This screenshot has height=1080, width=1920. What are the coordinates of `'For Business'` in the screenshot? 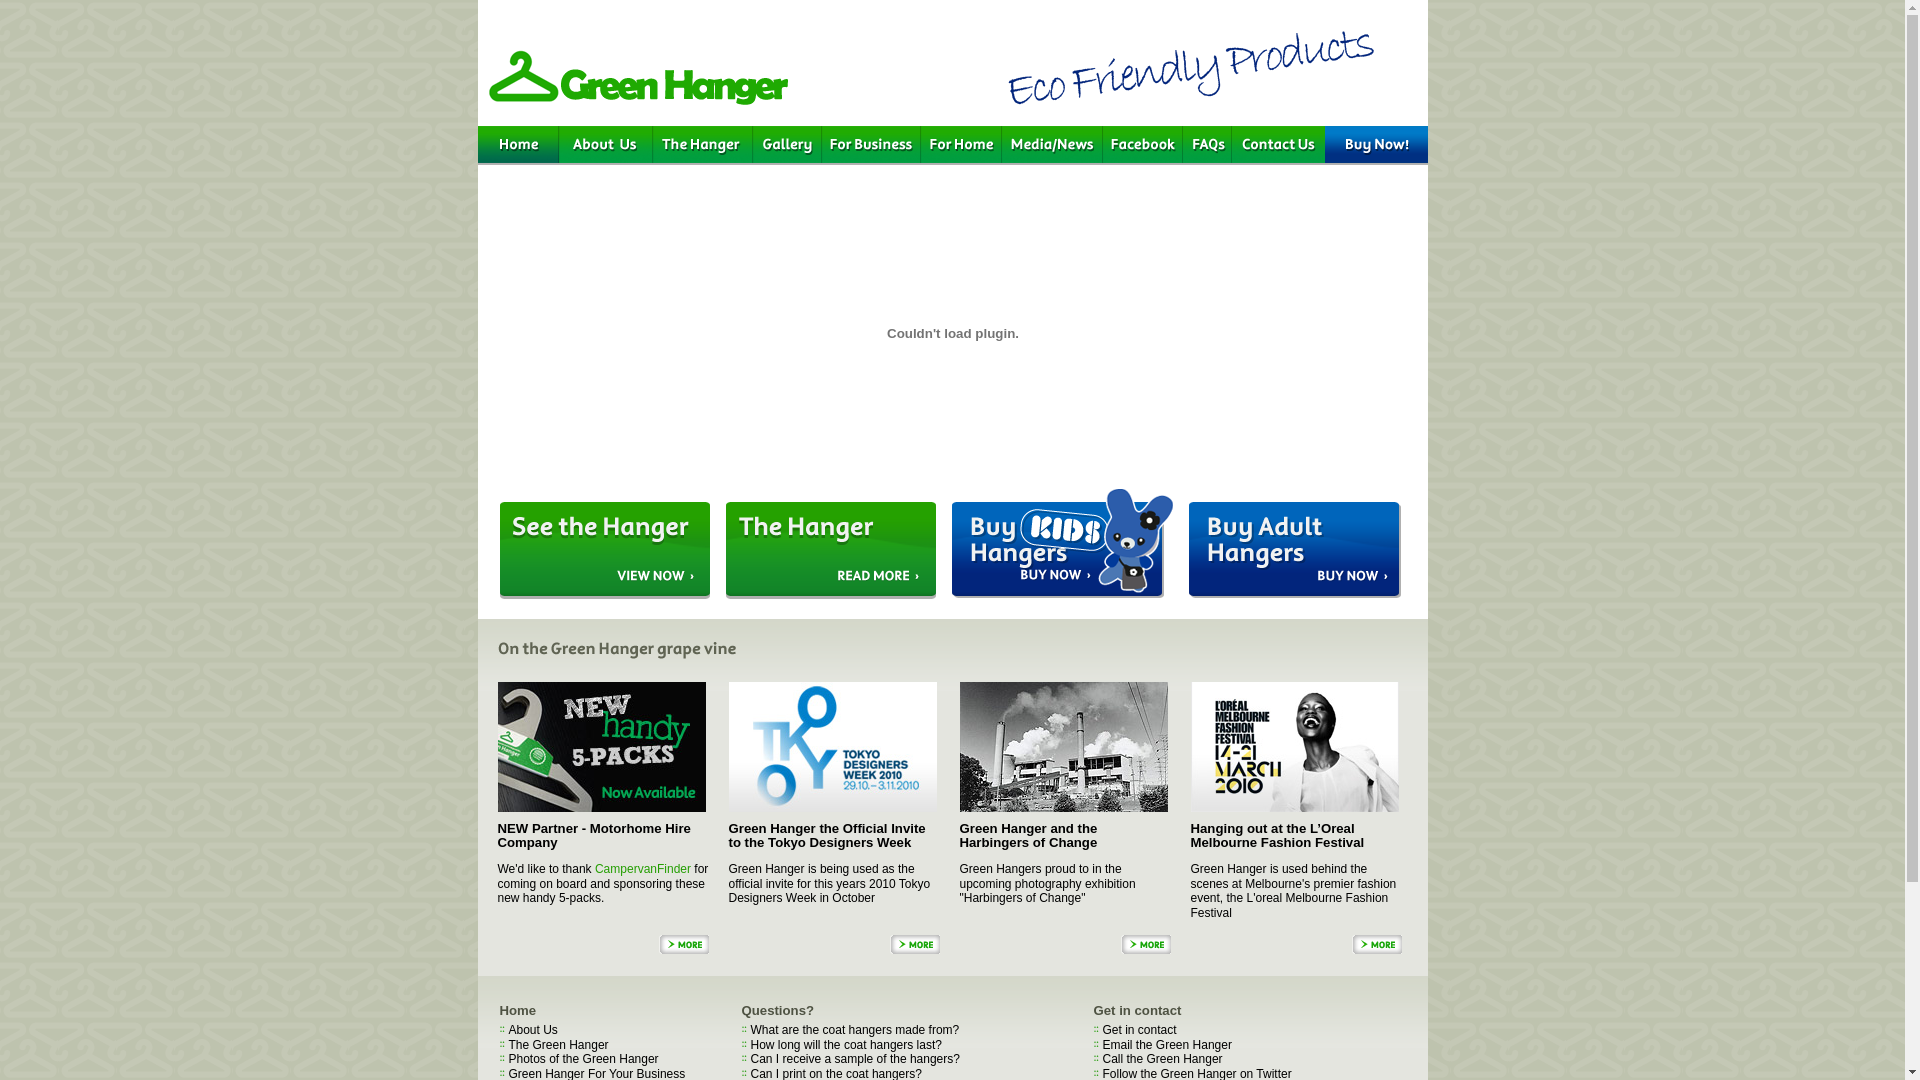 It's located at (871, 144).